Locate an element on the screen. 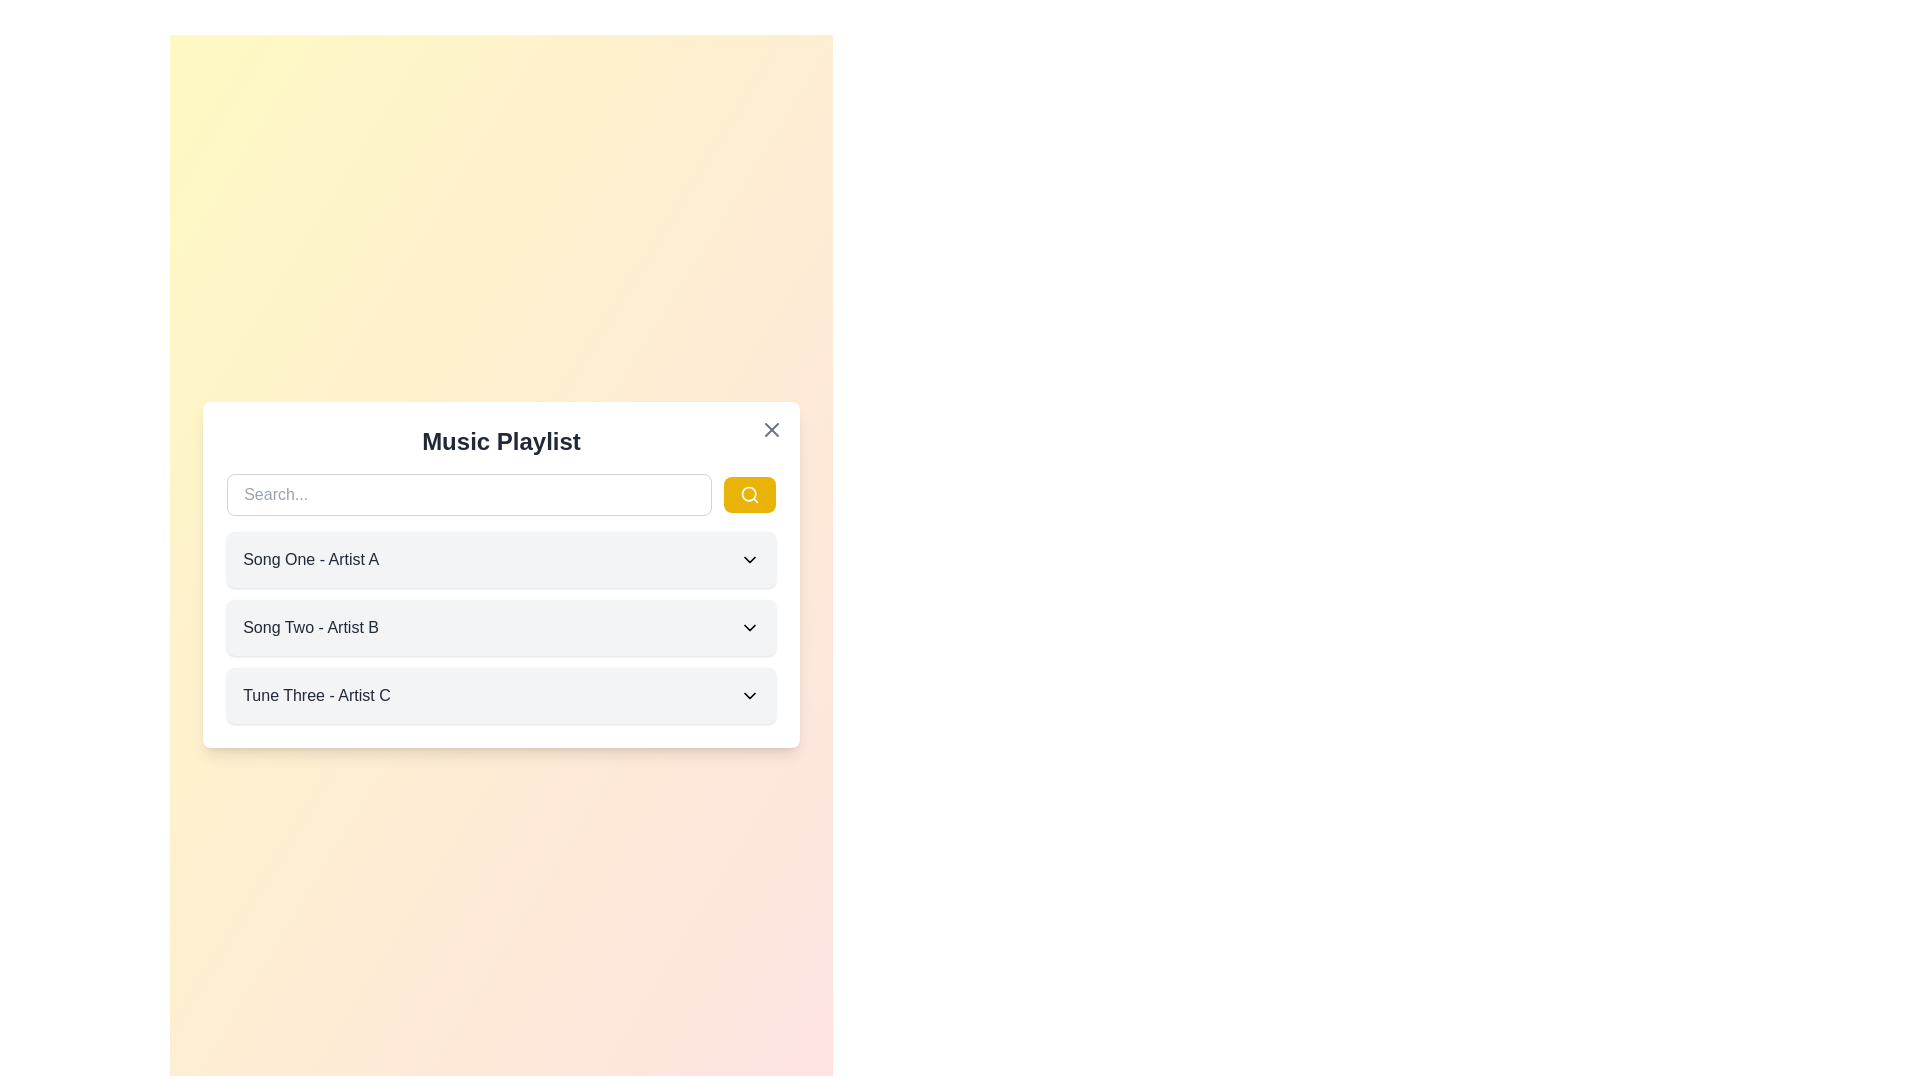 Image resolution: width=1920 pixels, height=1080 pixels. the second item labeled 'Song Two - Artist B' in the vertically stacked music playlist to interact with it is located at coordinates (501, 627).